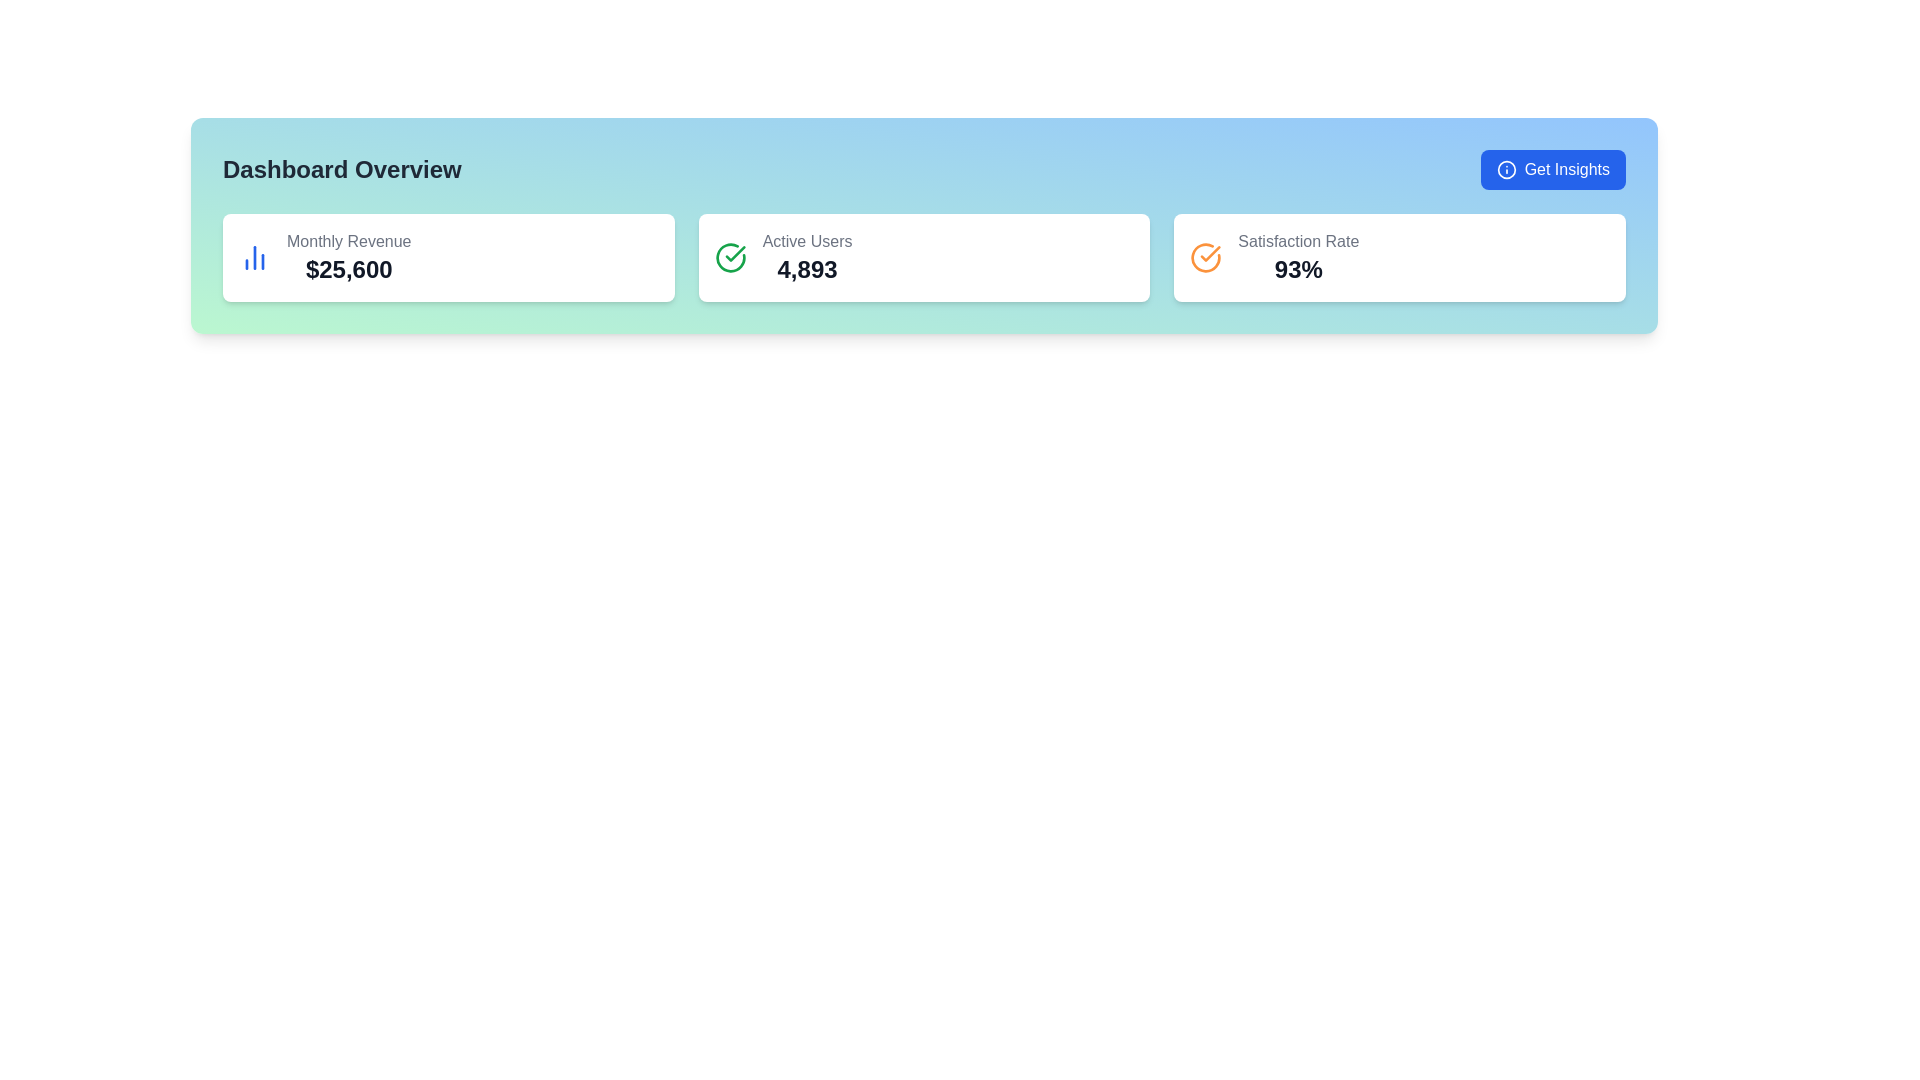  What do you see at coordinates (807, 257) in the screenshot?
I see `the 'Active Users' information display panel, which shows the number '4,893' in bold font, located in the second card of a row of three cards` at bounding box center [807, 257].